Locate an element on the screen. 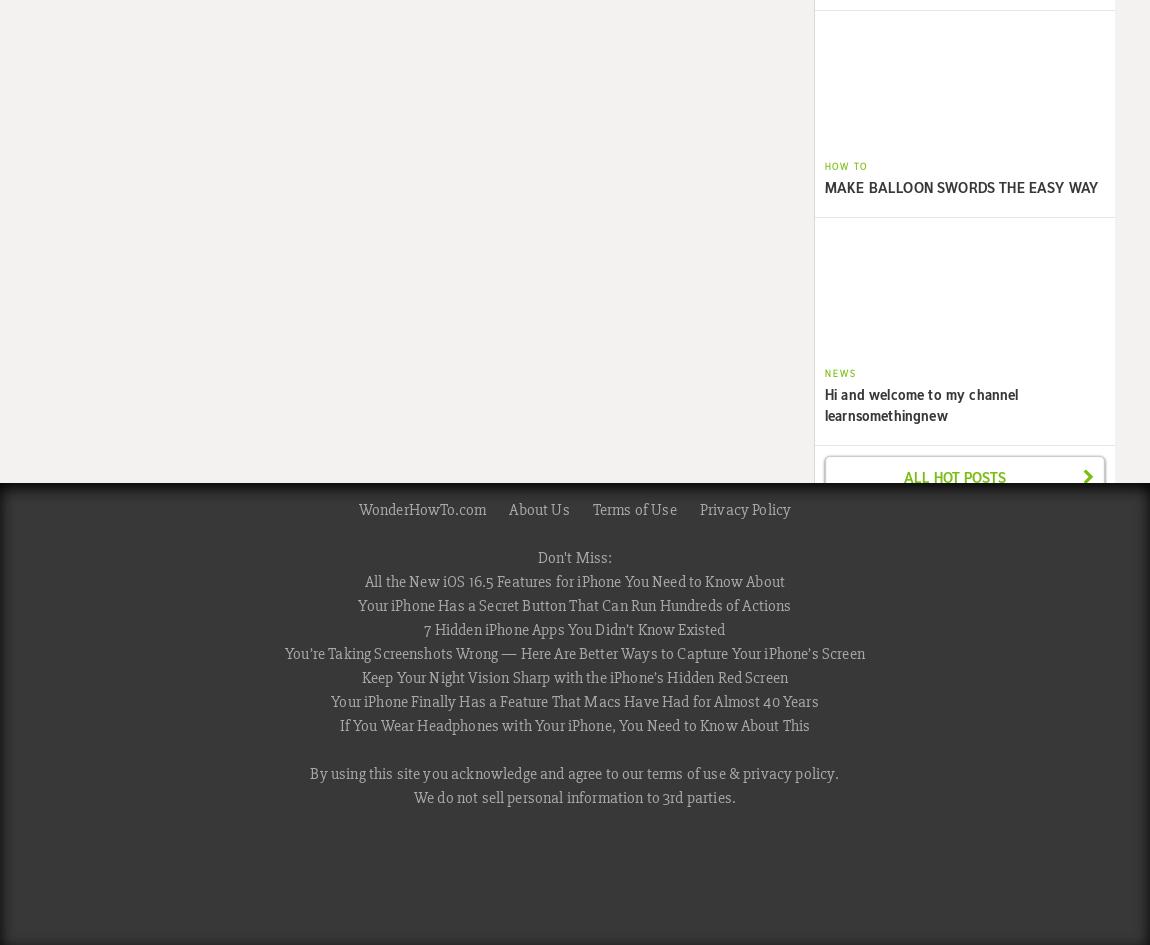  'Keep Your Night Vision Sharp with the iPhone’s Hidden Red Screen' is located at coordinates (574, 676).